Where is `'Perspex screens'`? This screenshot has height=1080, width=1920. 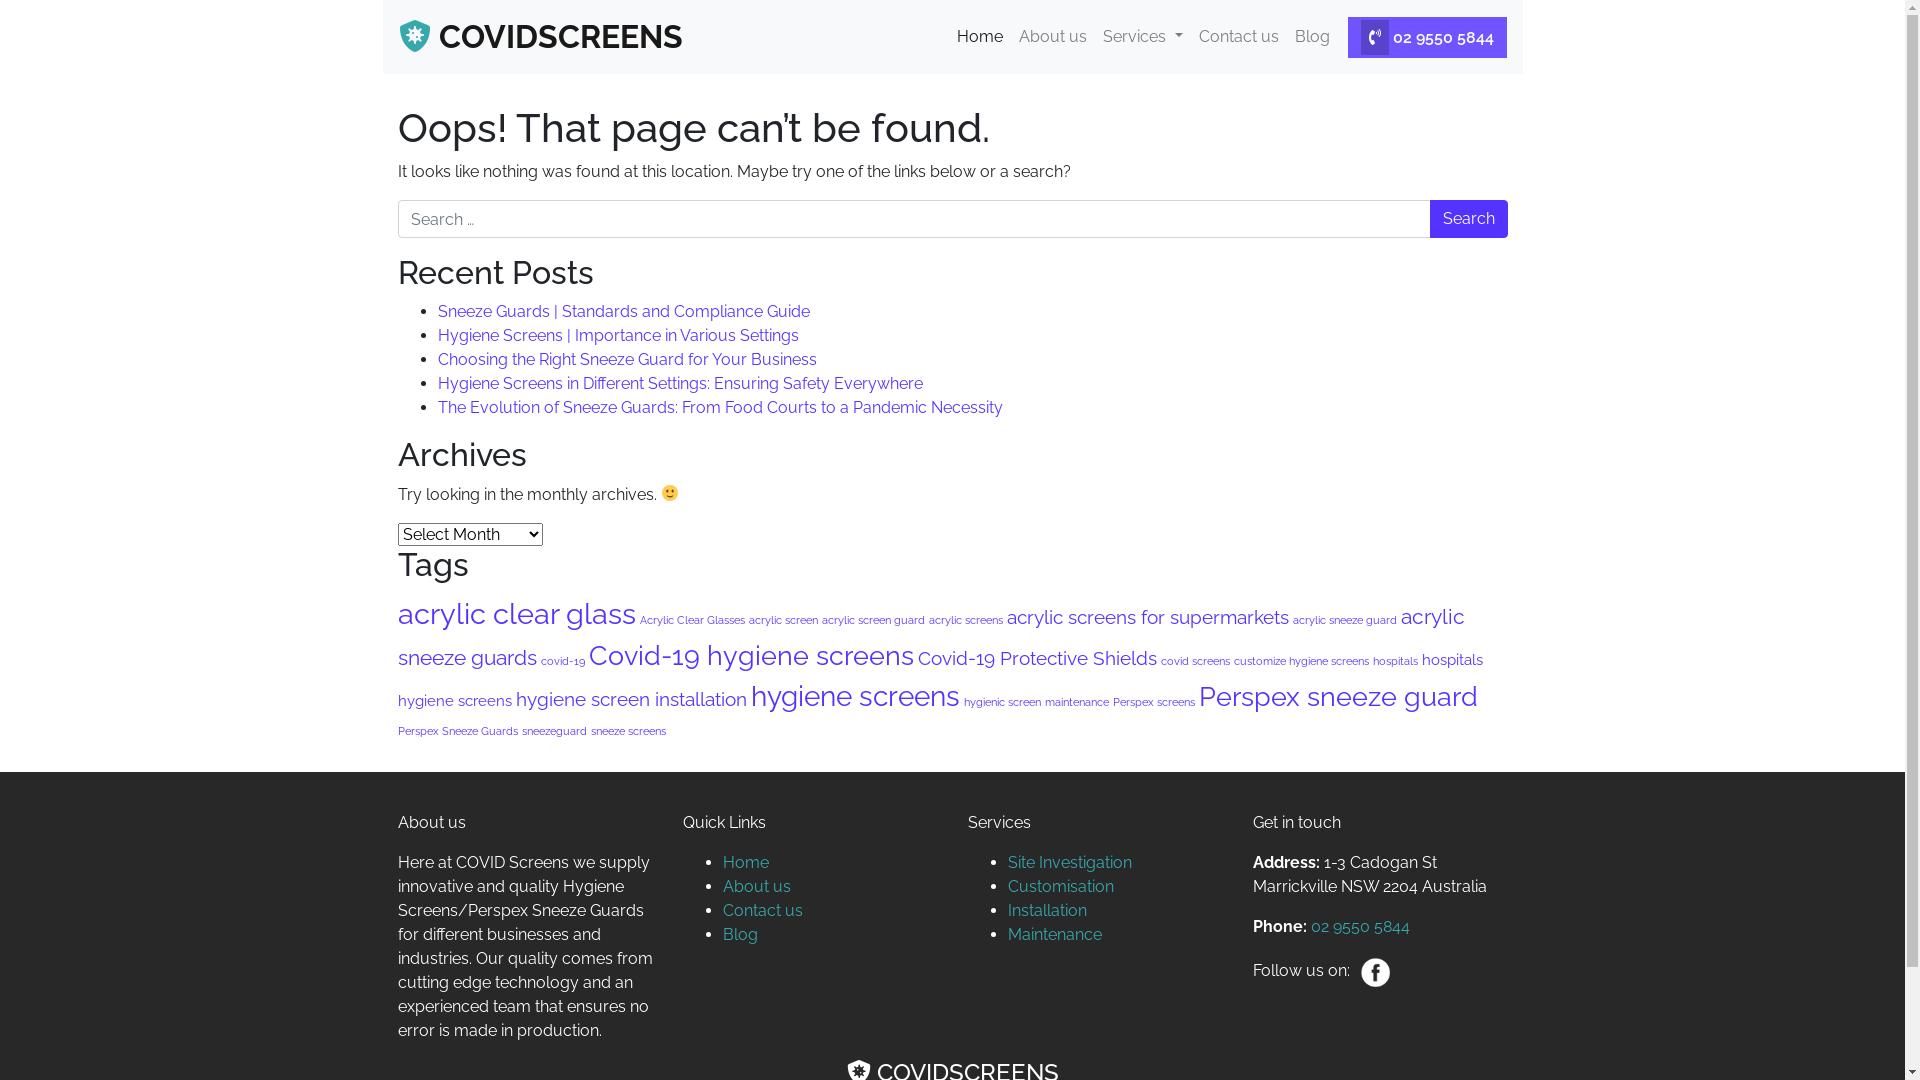 'Perspex screens' is located at coordinates (1111, 701).